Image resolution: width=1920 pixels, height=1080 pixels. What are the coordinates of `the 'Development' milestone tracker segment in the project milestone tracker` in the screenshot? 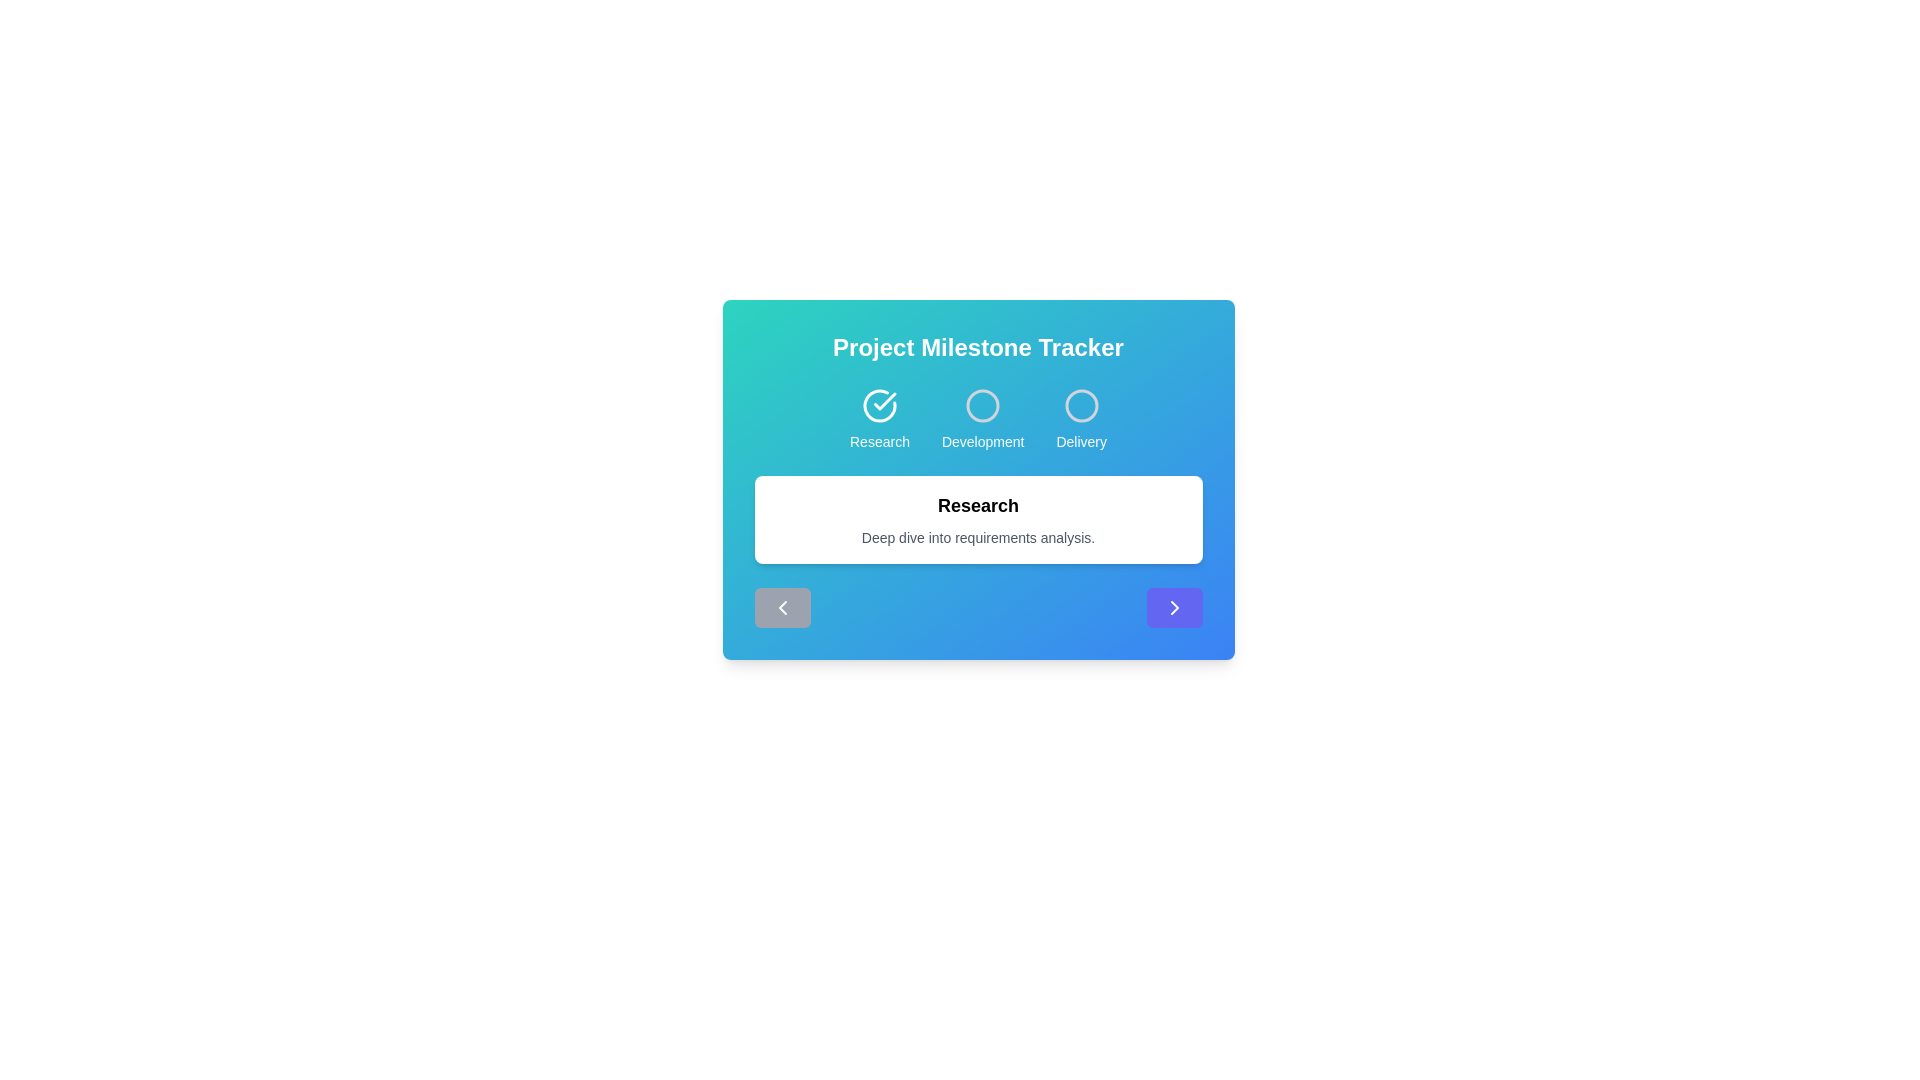 It's located at (978, 419).